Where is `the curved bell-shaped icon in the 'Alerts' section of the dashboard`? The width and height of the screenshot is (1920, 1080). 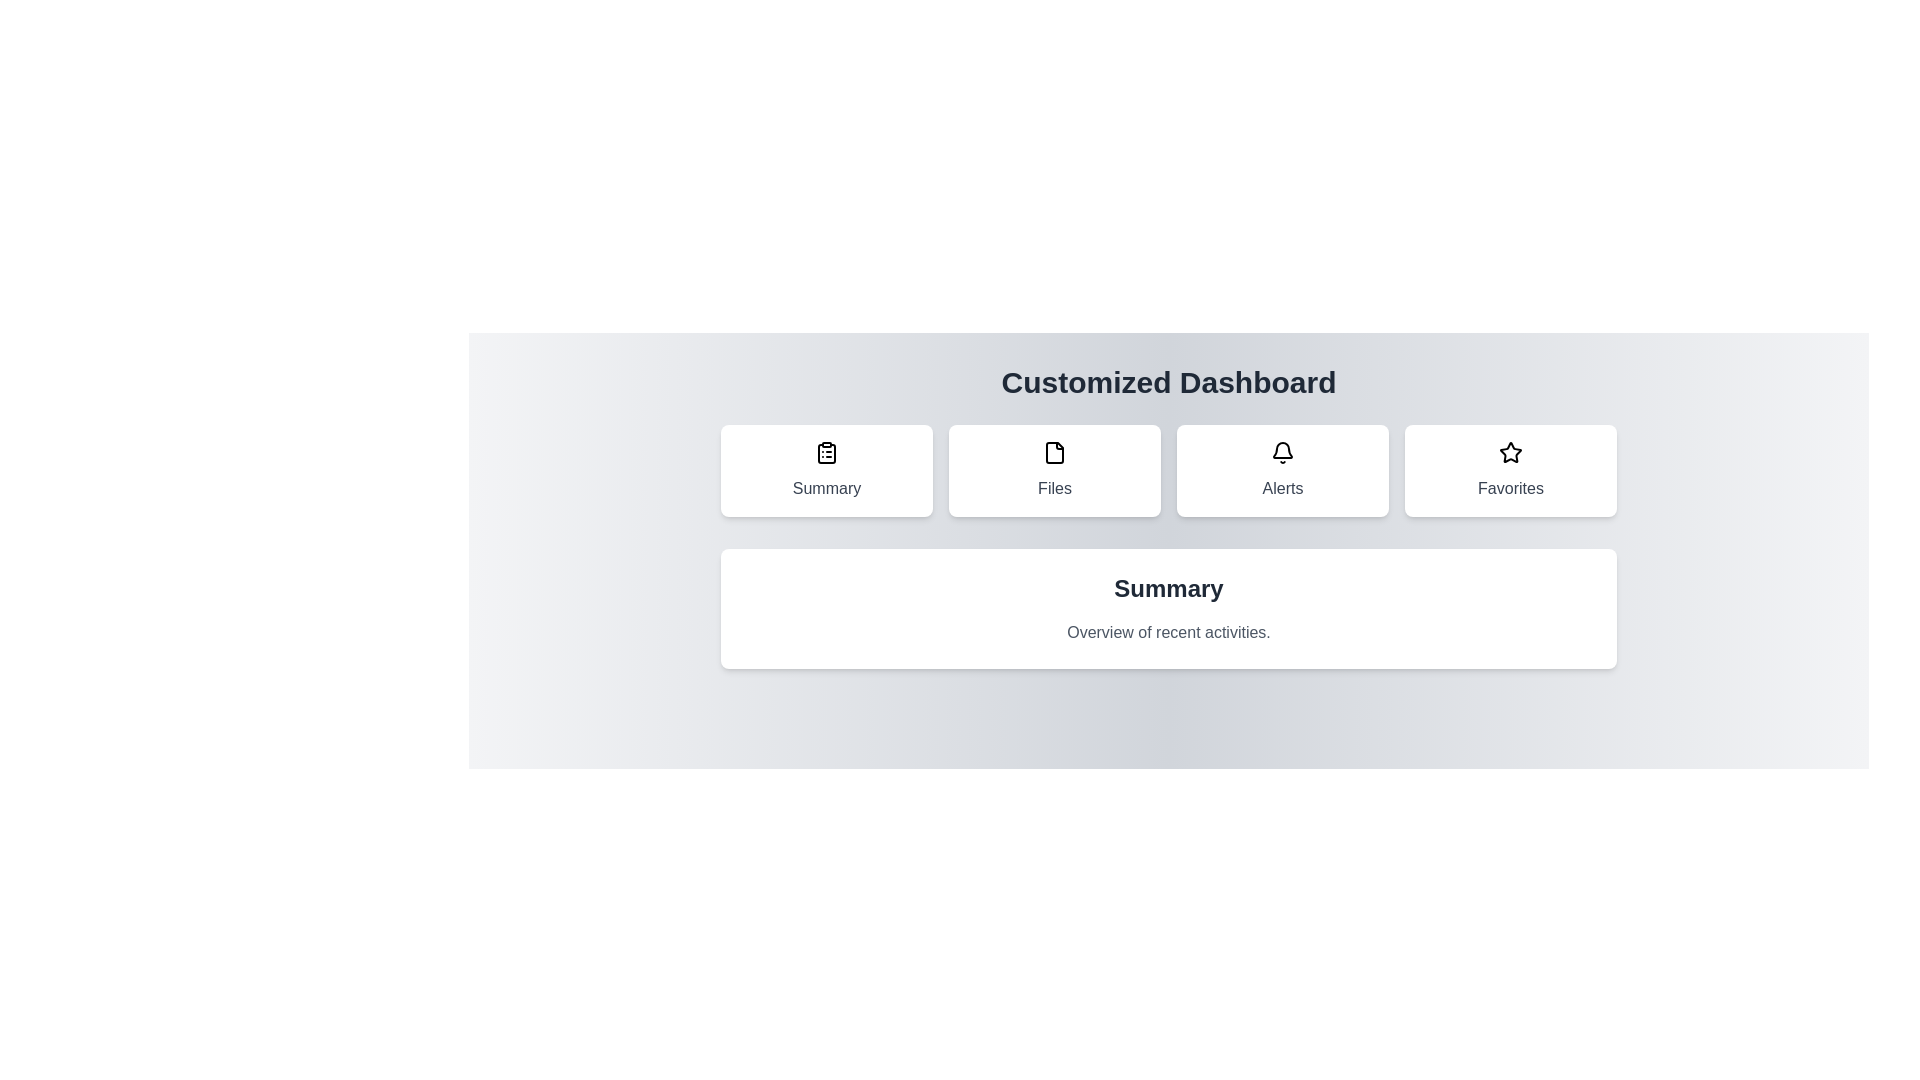
the curved bell-shaped icon in the 'Alerts' section of the dashboard is located at coordinates (1282, 450).